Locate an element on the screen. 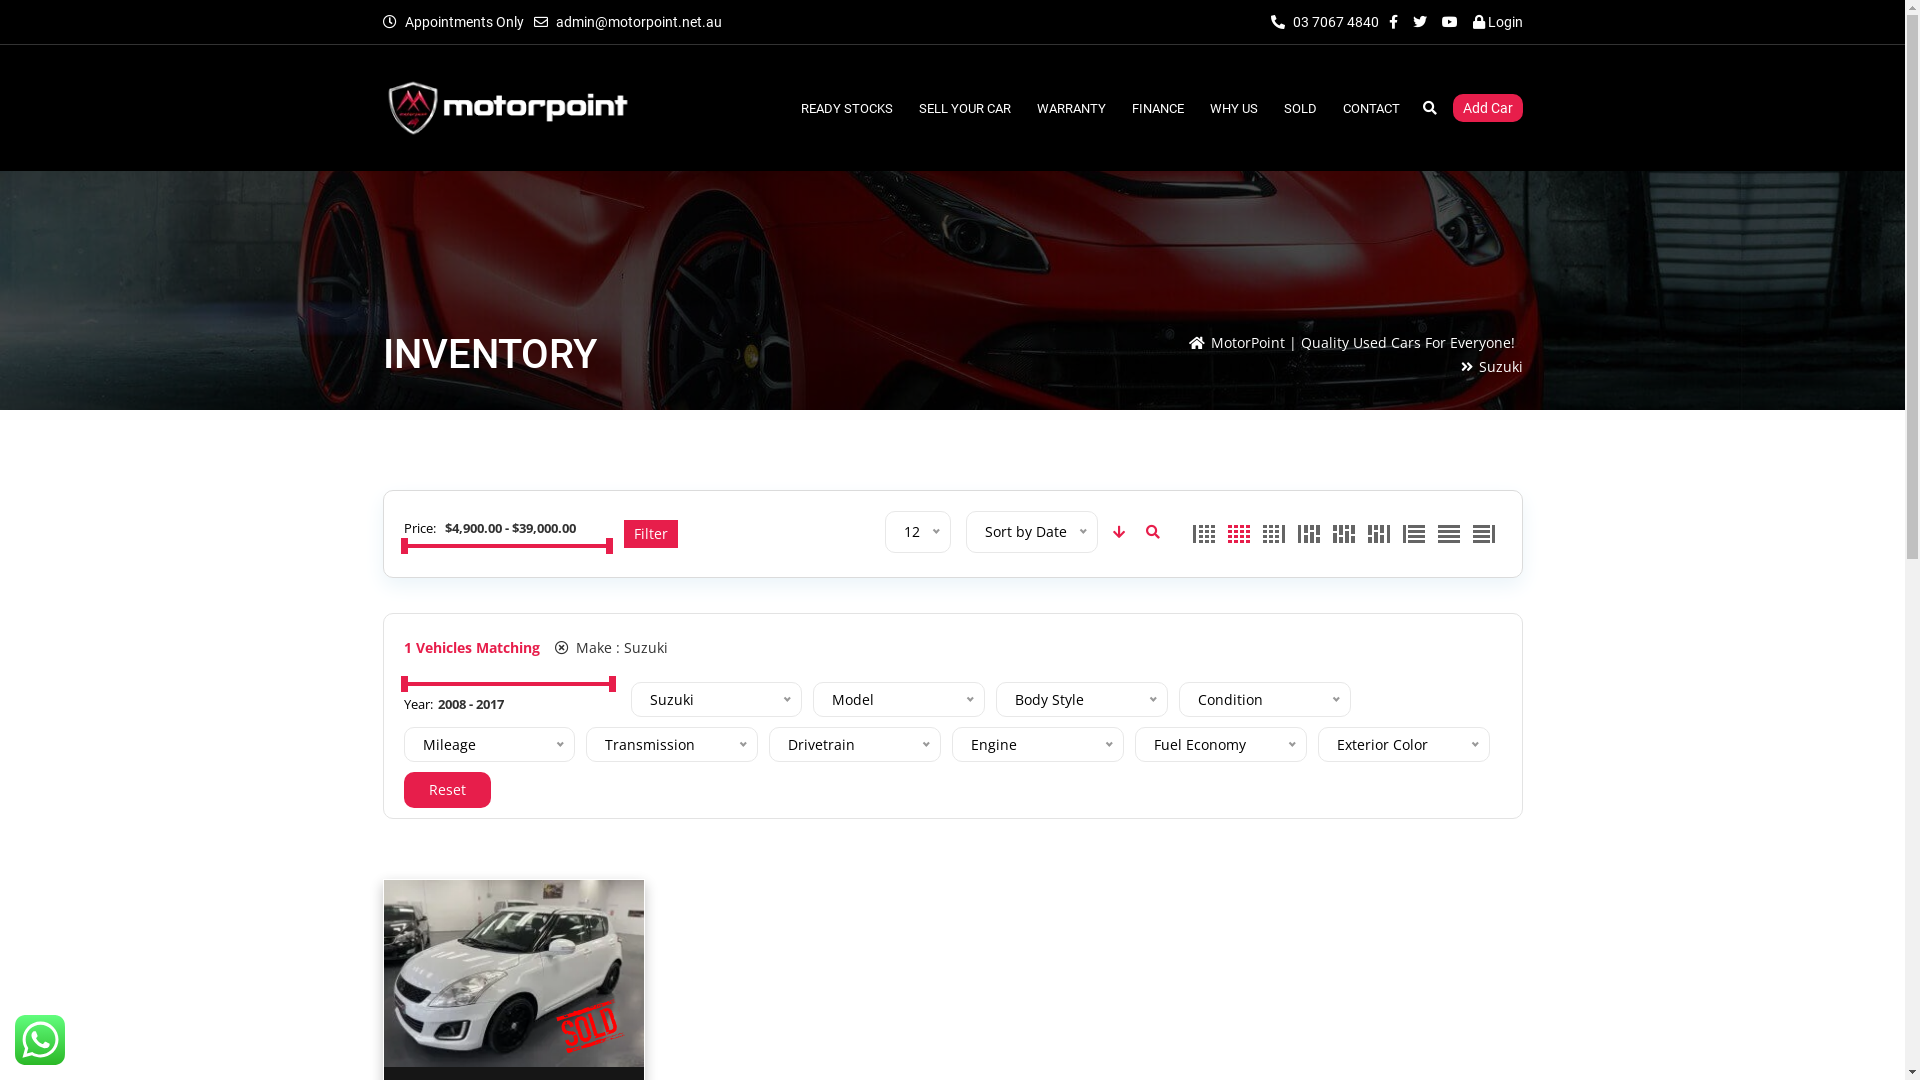 Image resolution: width=1920 pixels, height=1080 pixels. 'MotorPoint | Quality Used Cars For Everyone!' is located at coordinates (1361, 341).